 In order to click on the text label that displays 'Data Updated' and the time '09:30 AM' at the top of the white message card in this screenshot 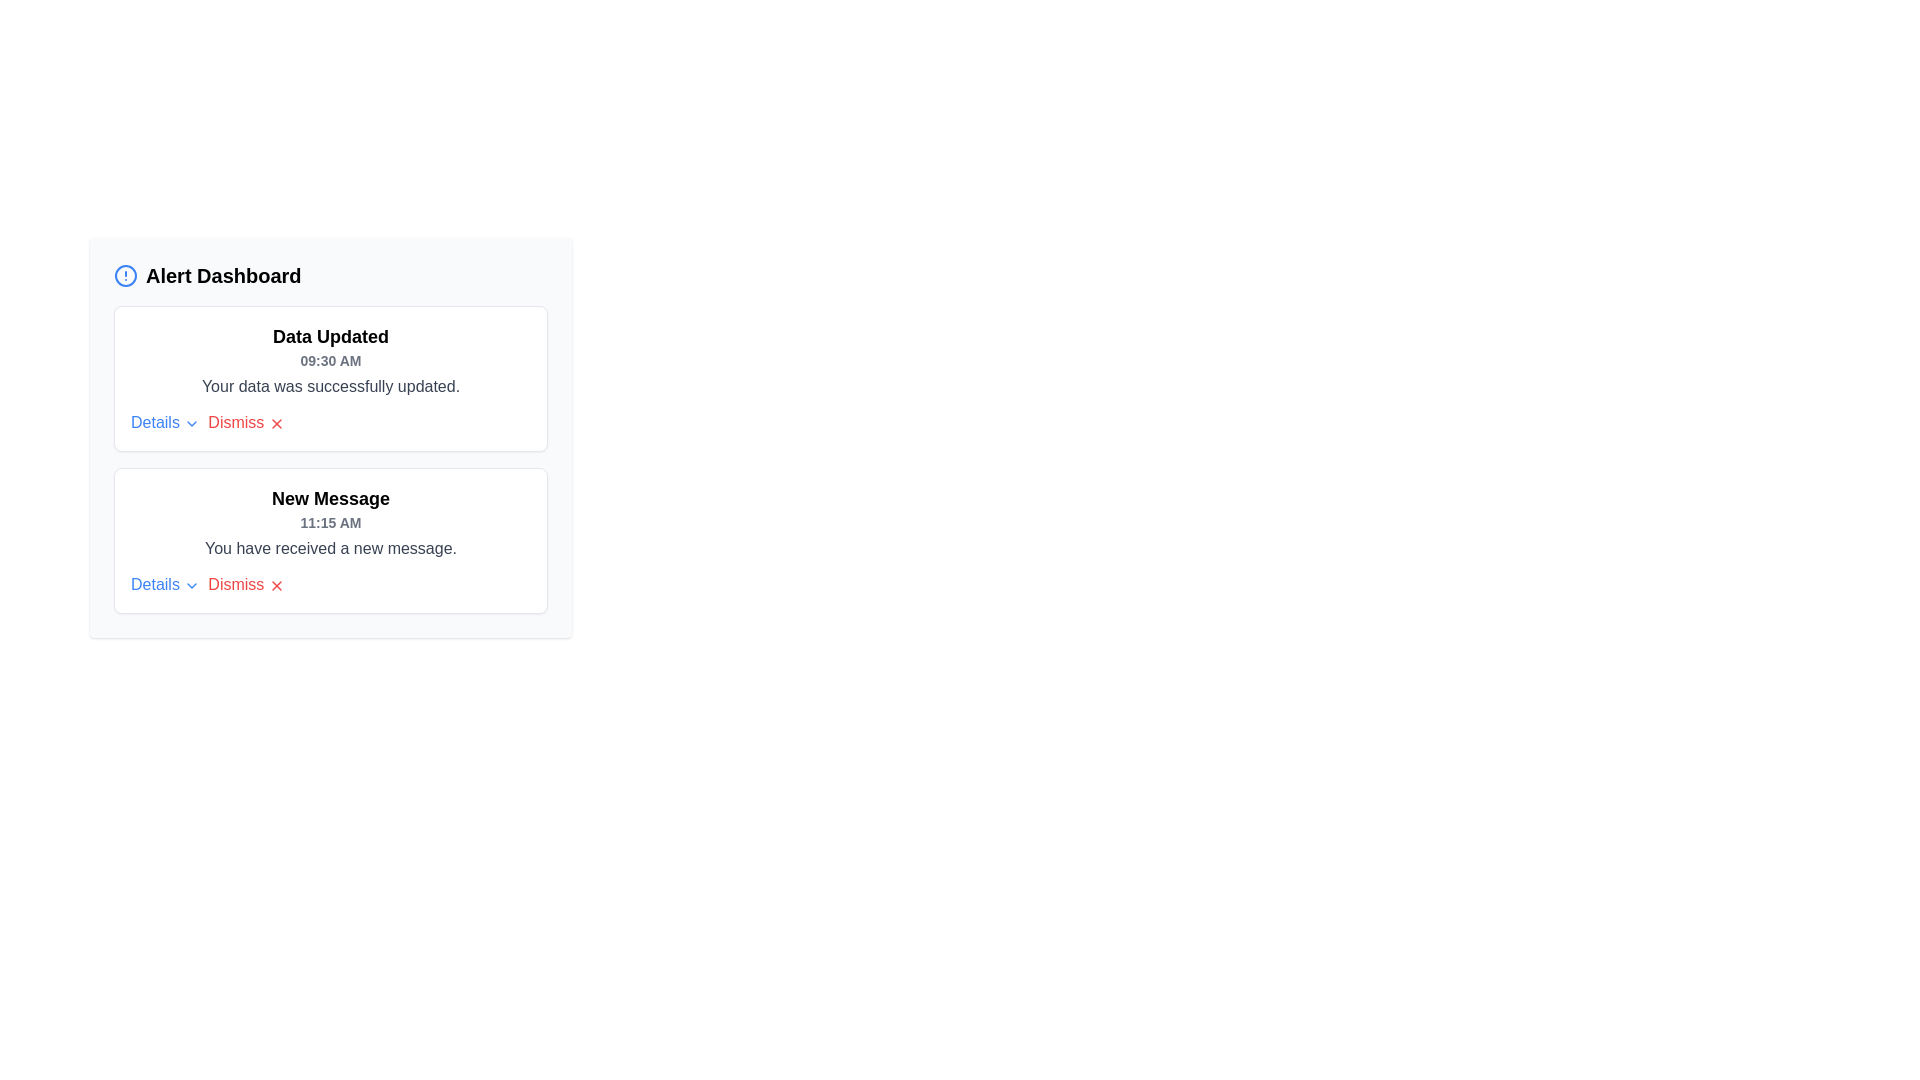, I will do `click(331, 346)`.